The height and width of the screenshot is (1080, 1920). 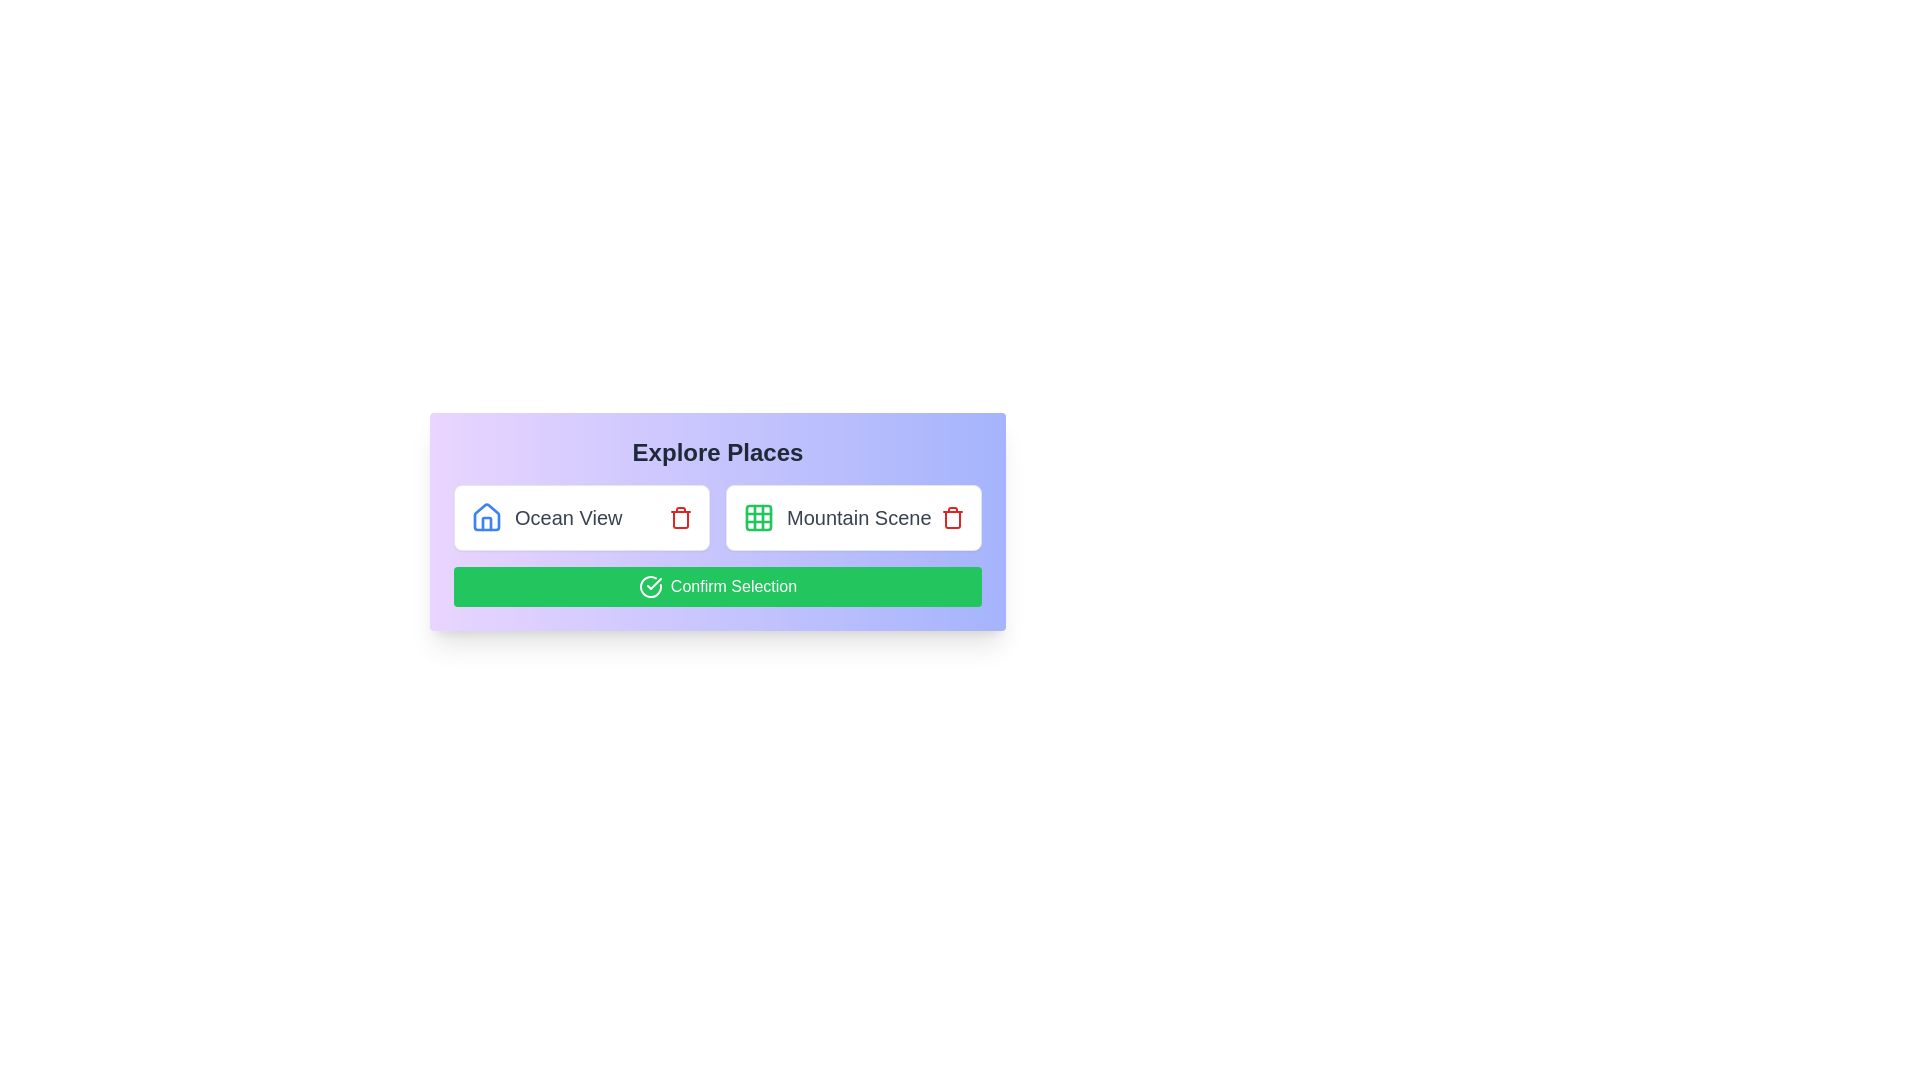 What do you see at coordinates (681, 516) in the screenshot?
I see `the delete icon button located at the top right corner of the 'Ocean View' card` at bounding box center [681, 516].